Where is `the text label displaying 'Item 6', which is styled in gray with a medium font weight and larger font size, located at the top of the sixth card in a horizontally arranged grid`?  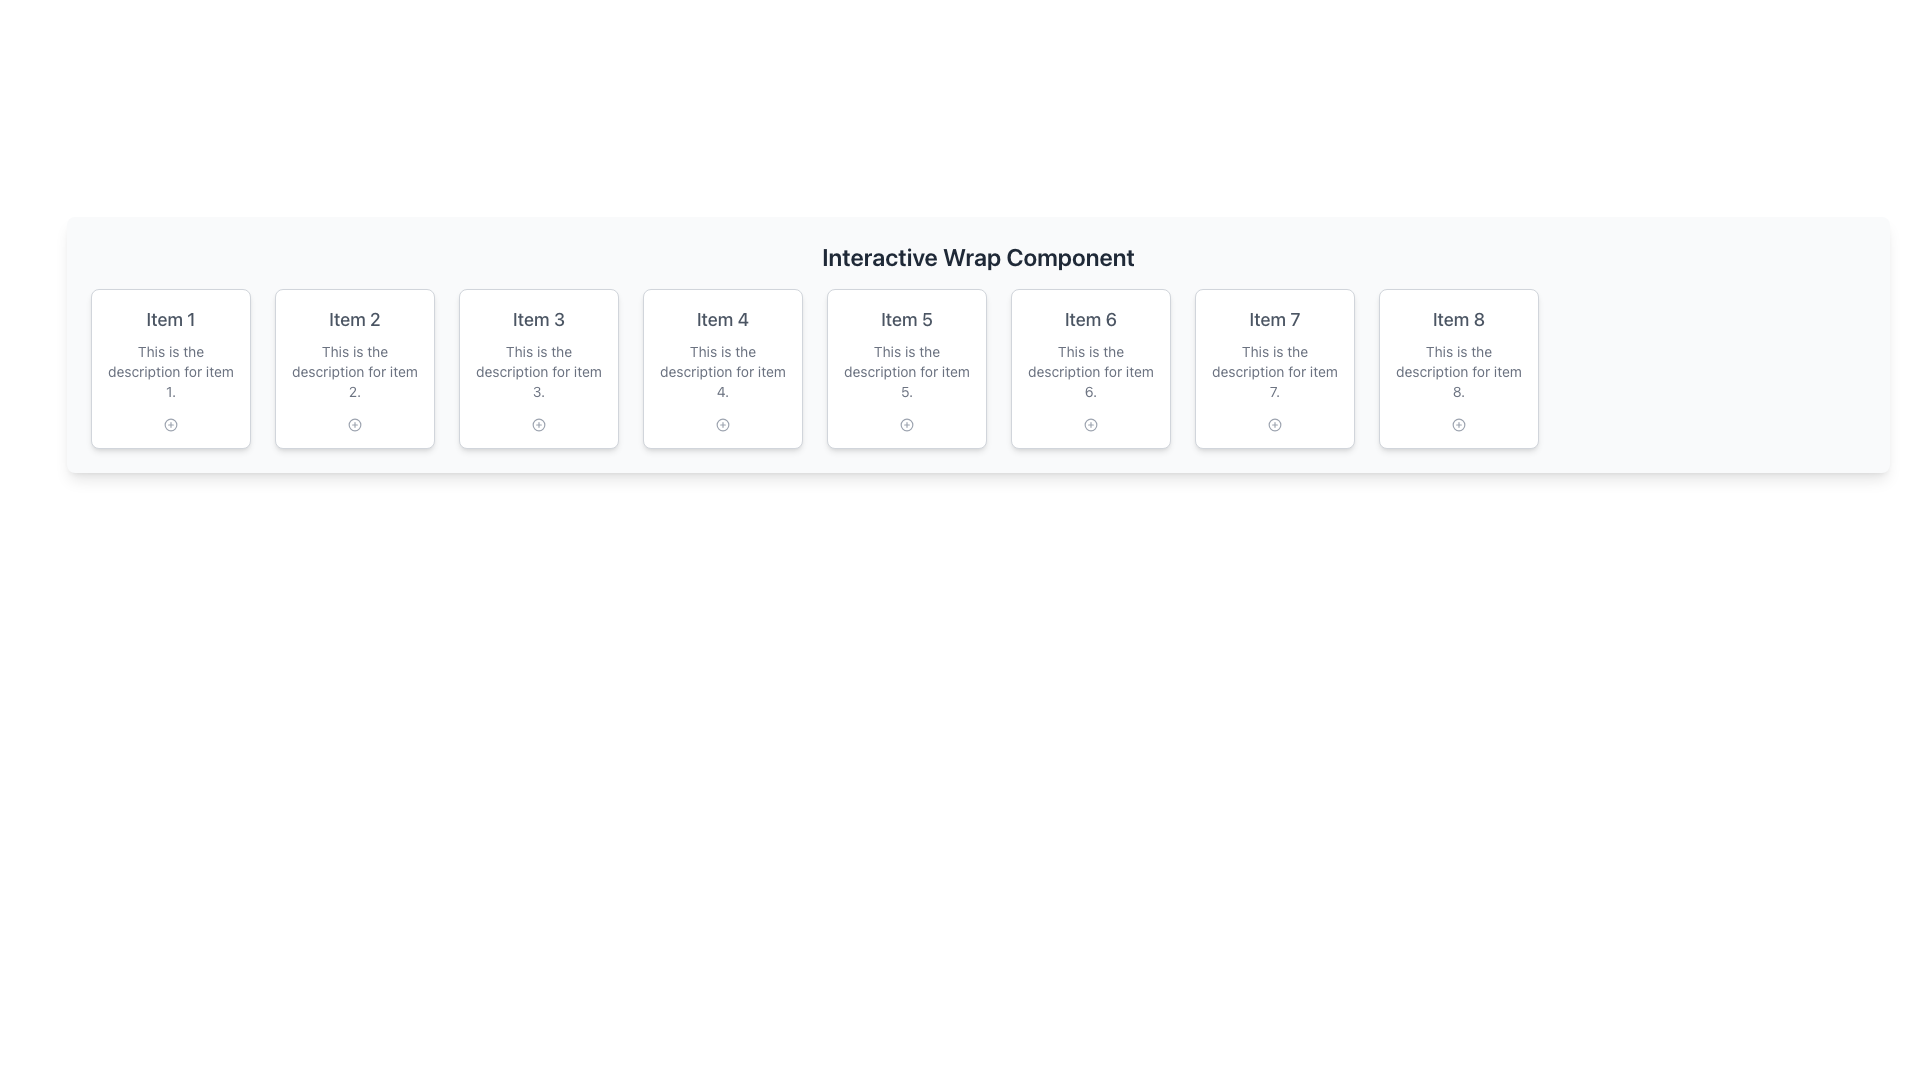 the text label displaying 'Item 6', which is styled in gray with a medium font weight and larger font size, located at the top of the sixth card in a horizontally arranged grid is located at coordinates (1089, 319).